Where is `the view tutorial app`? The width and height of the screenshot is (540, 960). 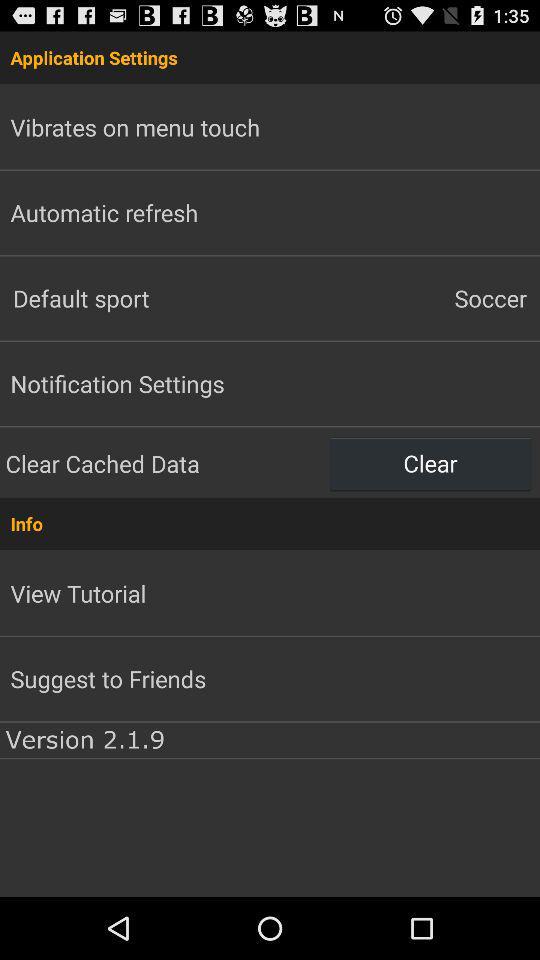
the view tutorial app is located at coordinates (77, 593).